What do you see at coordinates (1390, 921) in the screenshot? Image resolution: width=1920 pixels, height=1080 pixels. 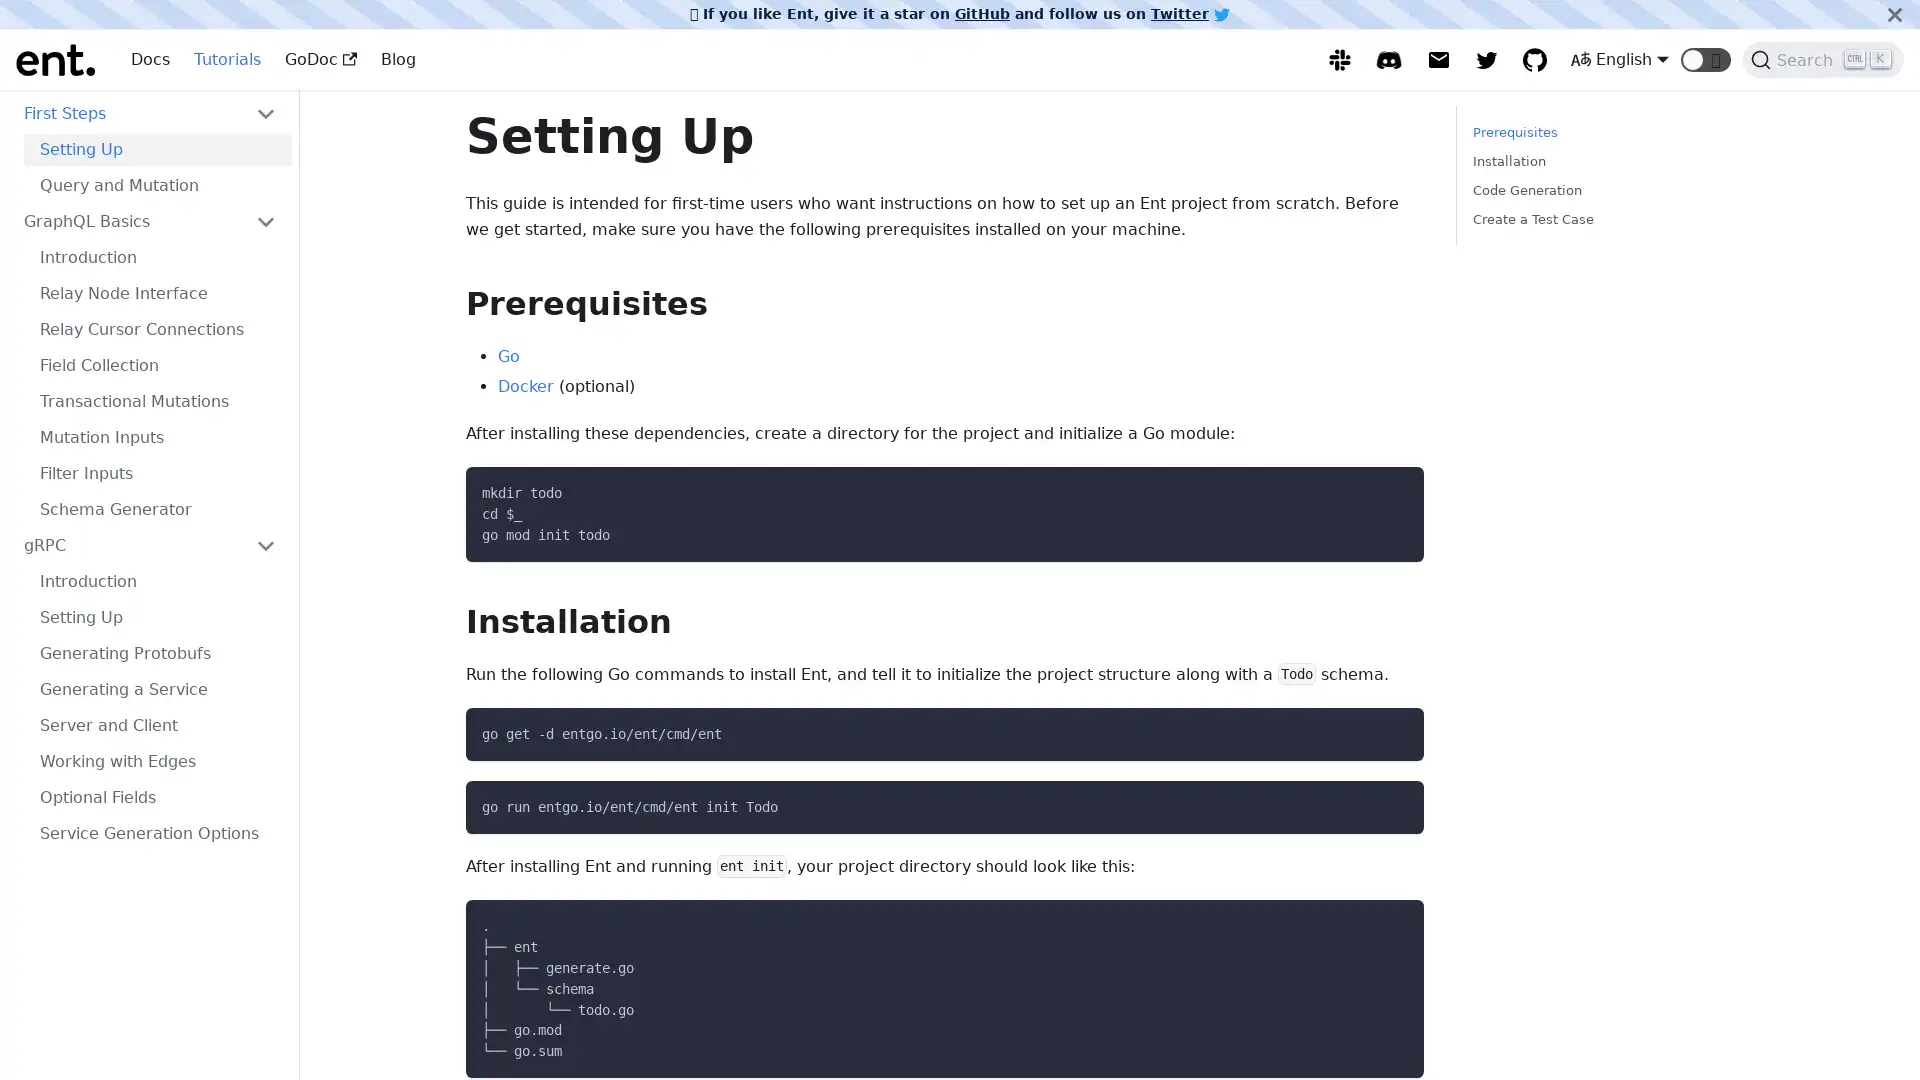 I see `Copy code to clipboard` at bounding box center [1390, 921].